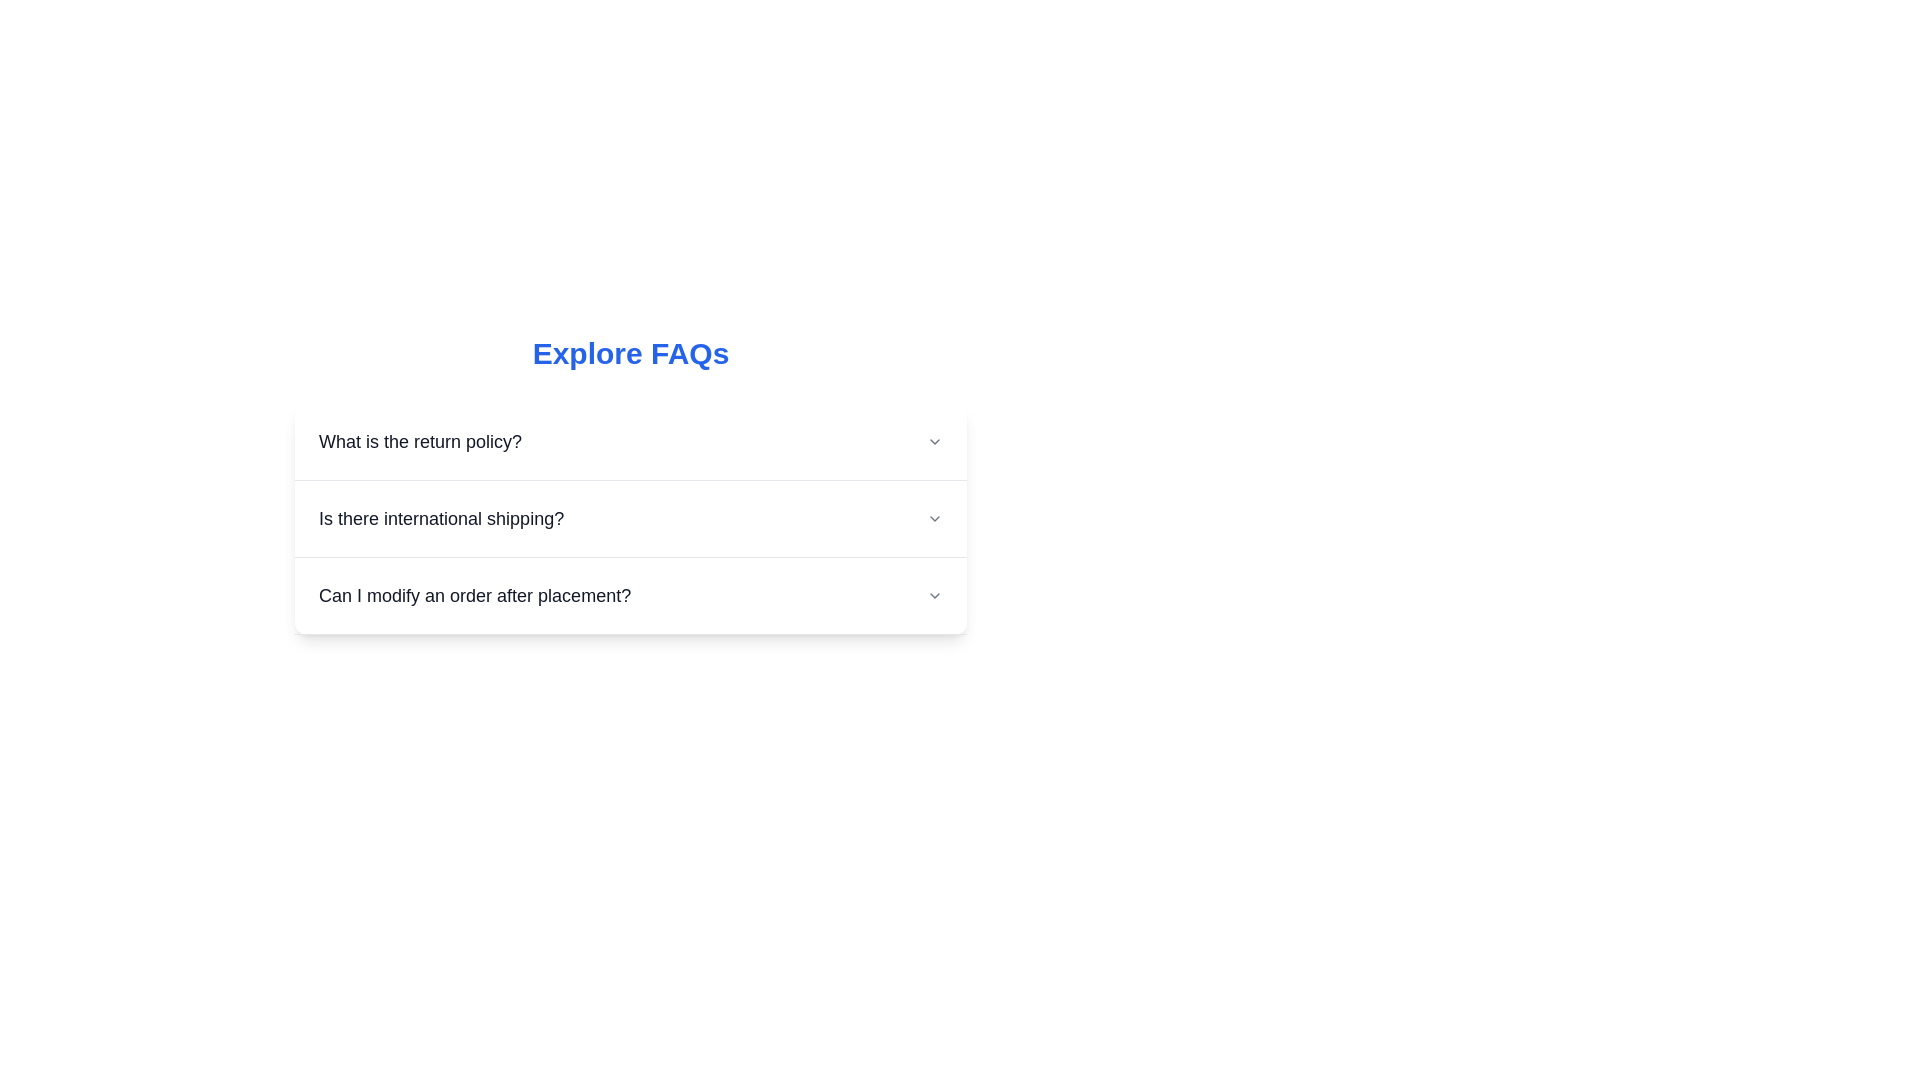 The width and height of the screenshot is (1920, 1080). I want to click on the third FAQ entry that expands or collapses, so click(629, 595).